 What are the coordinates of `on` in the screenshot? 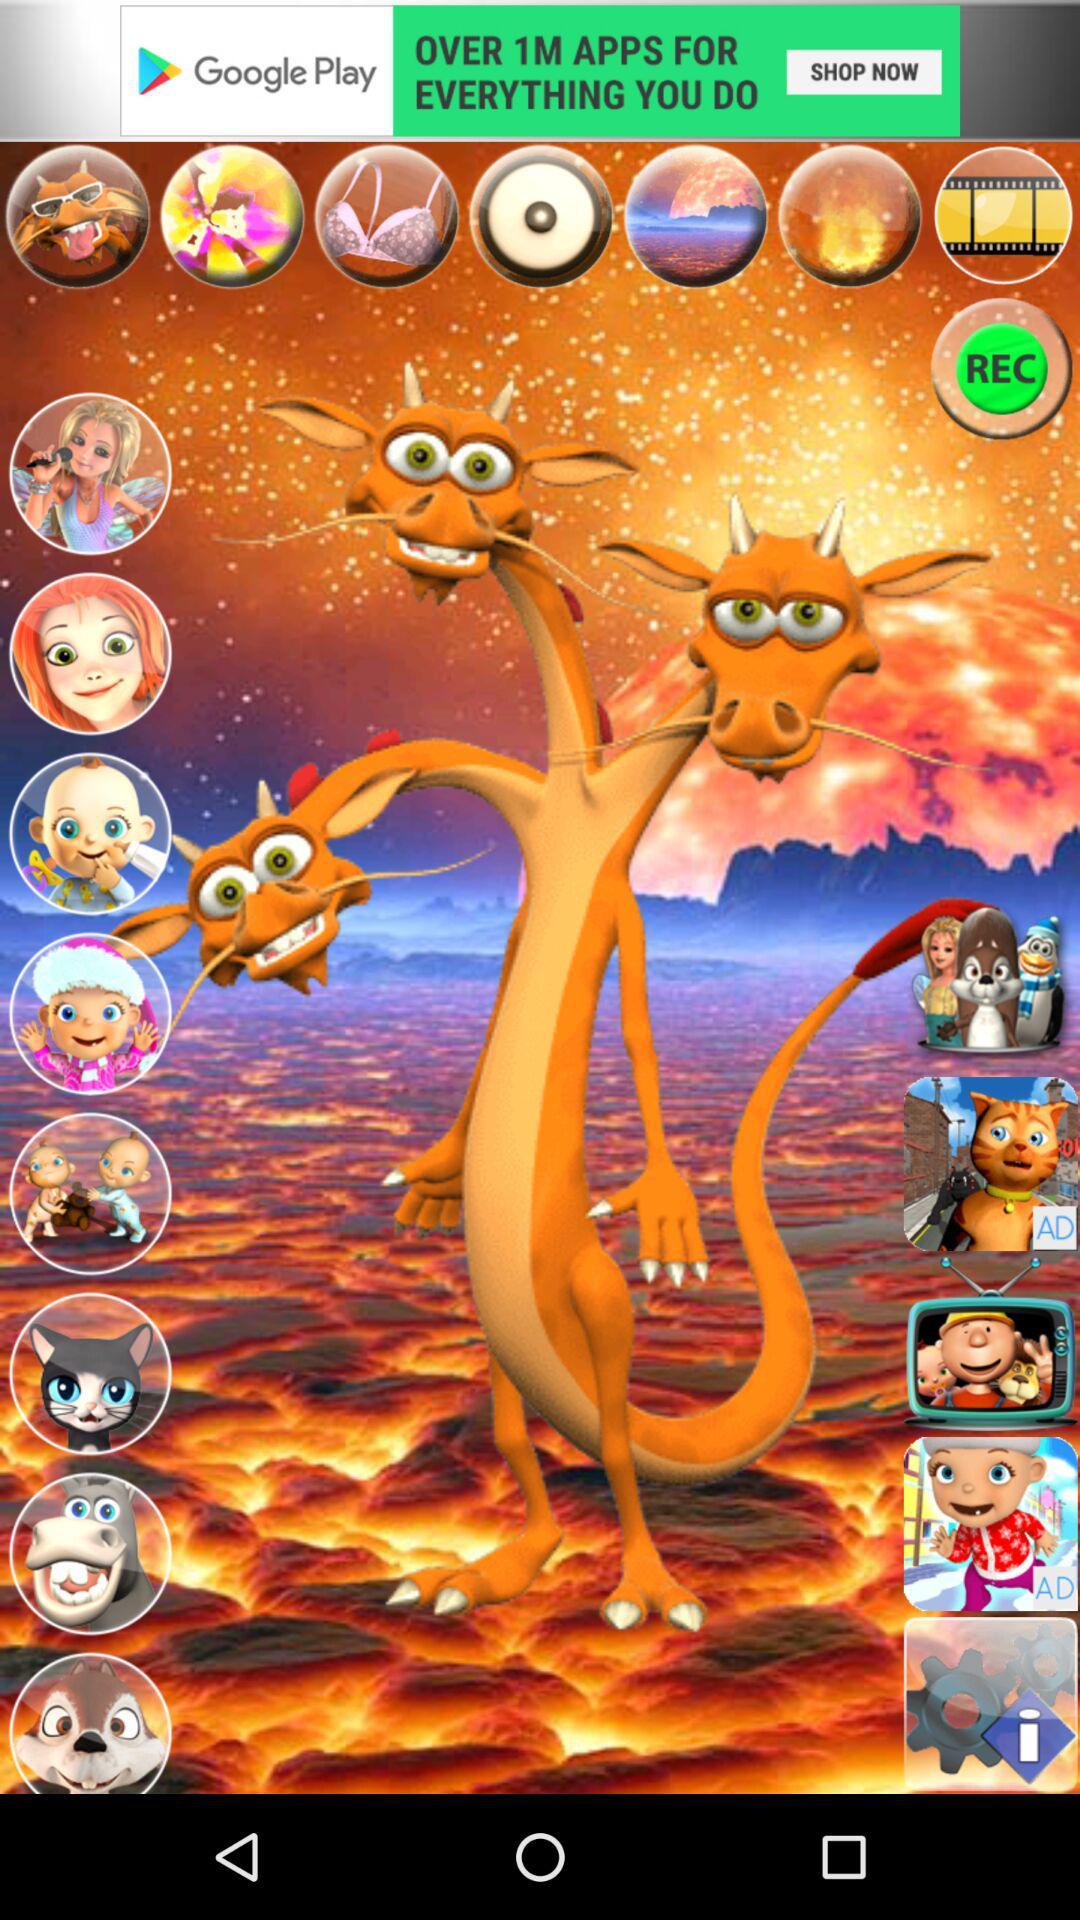 It's located at (540, 216).